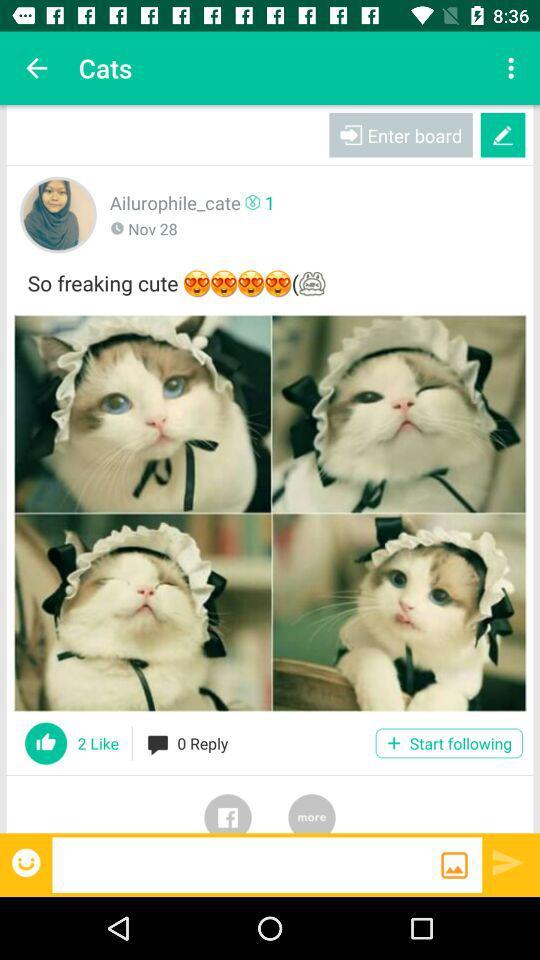  Describe the element at coordinates (246, 863) in the screenshot. I see `message box` at that location.